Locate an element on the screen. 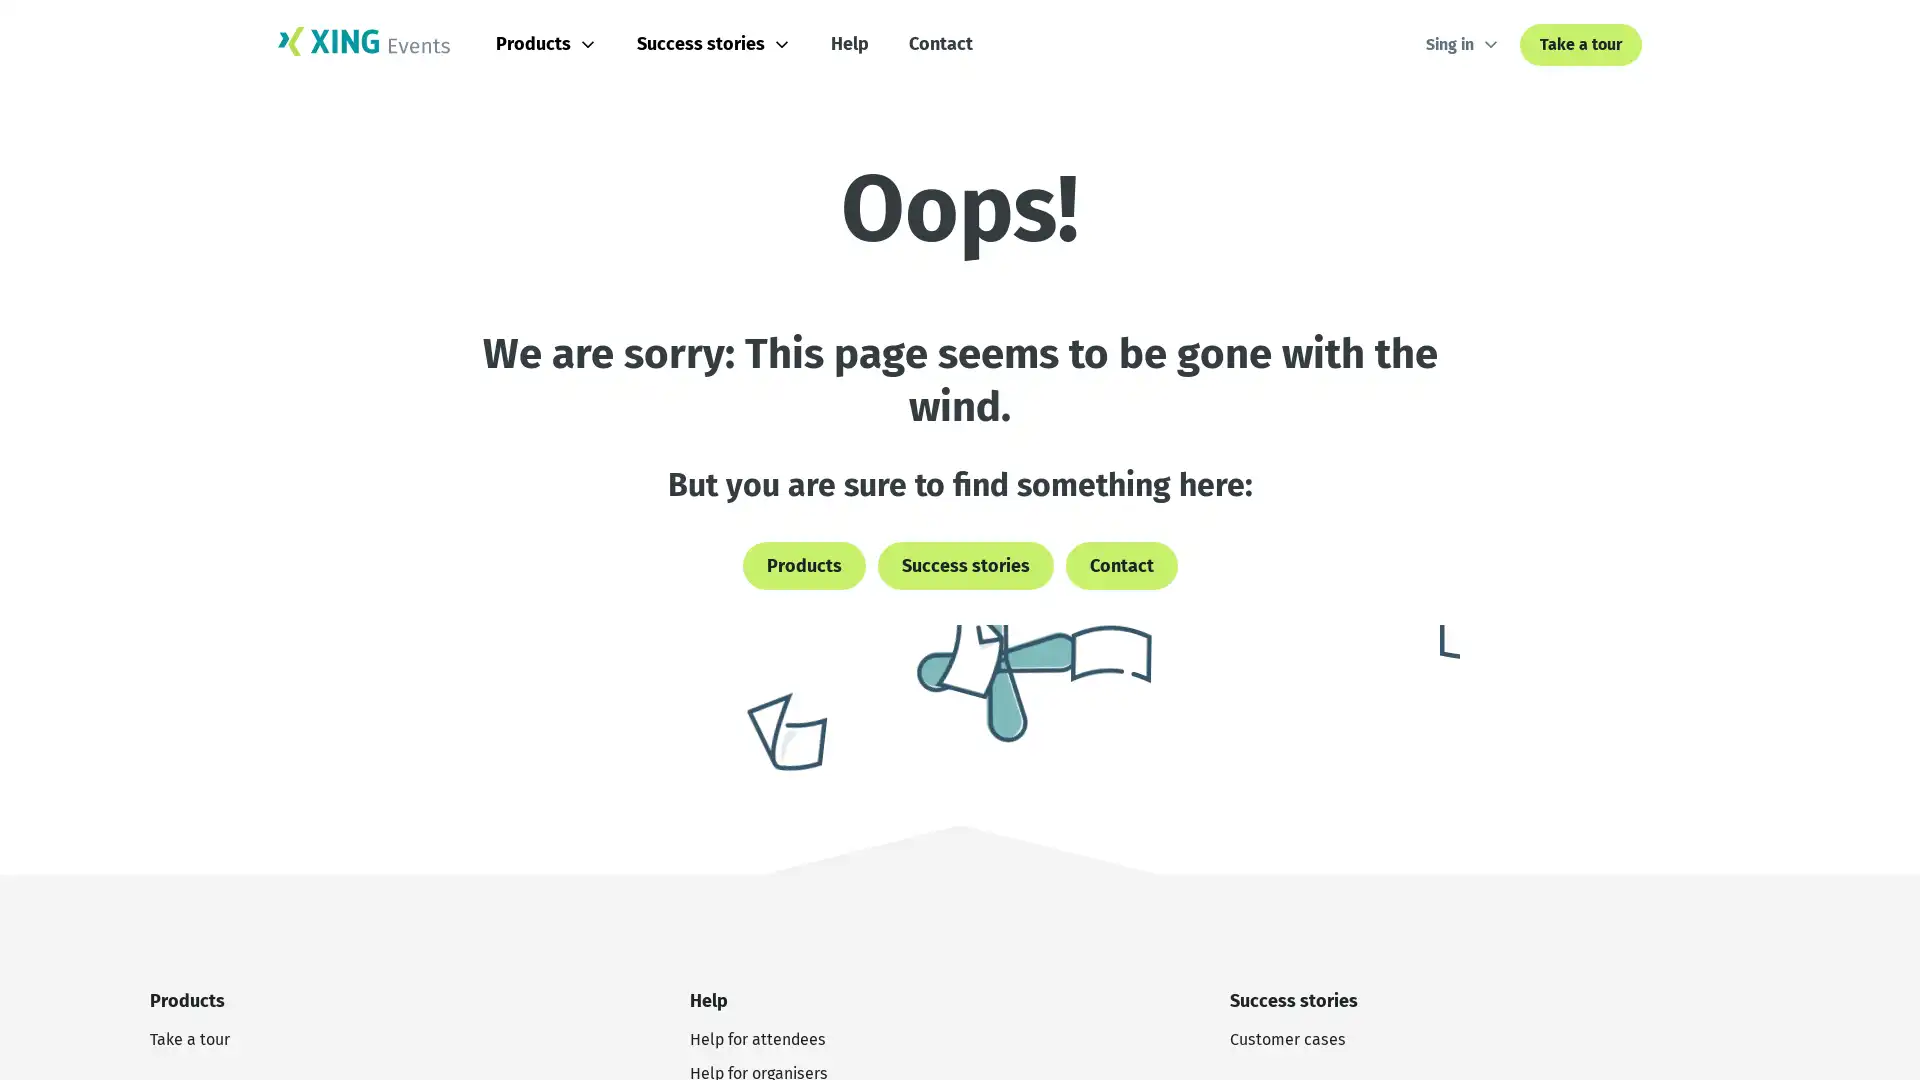 The image size is (1920, 1080). Products Symbol Arrow down is located at coordinates (560, 44).